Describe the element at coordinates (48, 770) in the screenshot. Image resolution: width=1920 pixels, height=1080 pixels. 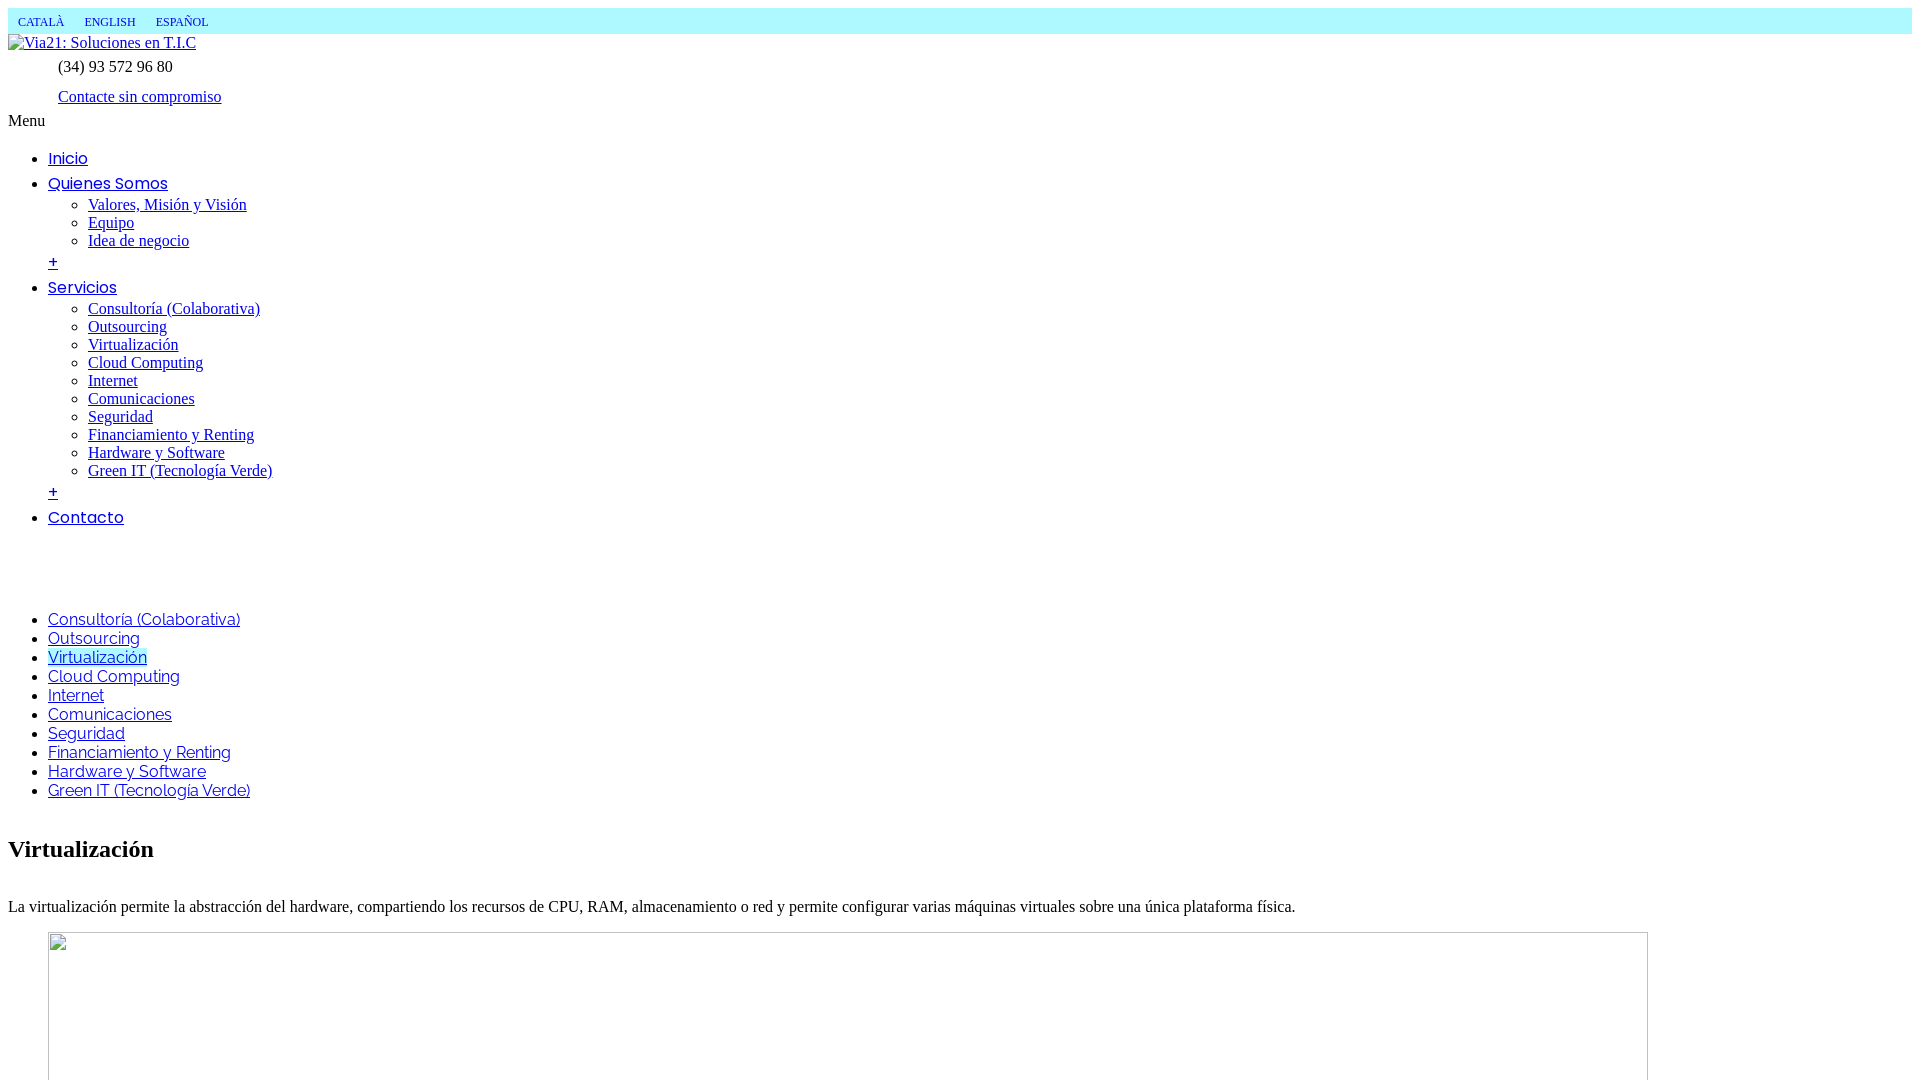
I see `'Hardware y Software'` at that location.